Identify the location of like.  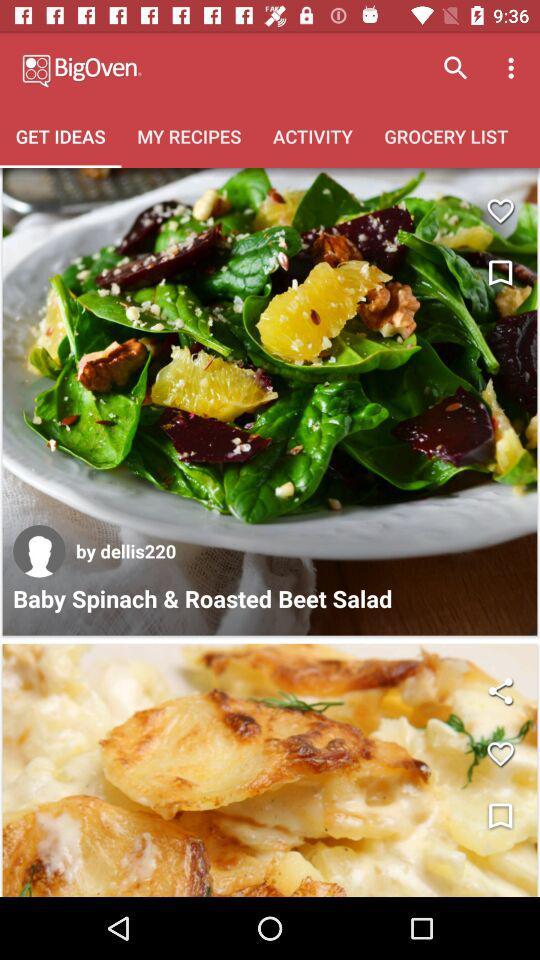
(499, 753).